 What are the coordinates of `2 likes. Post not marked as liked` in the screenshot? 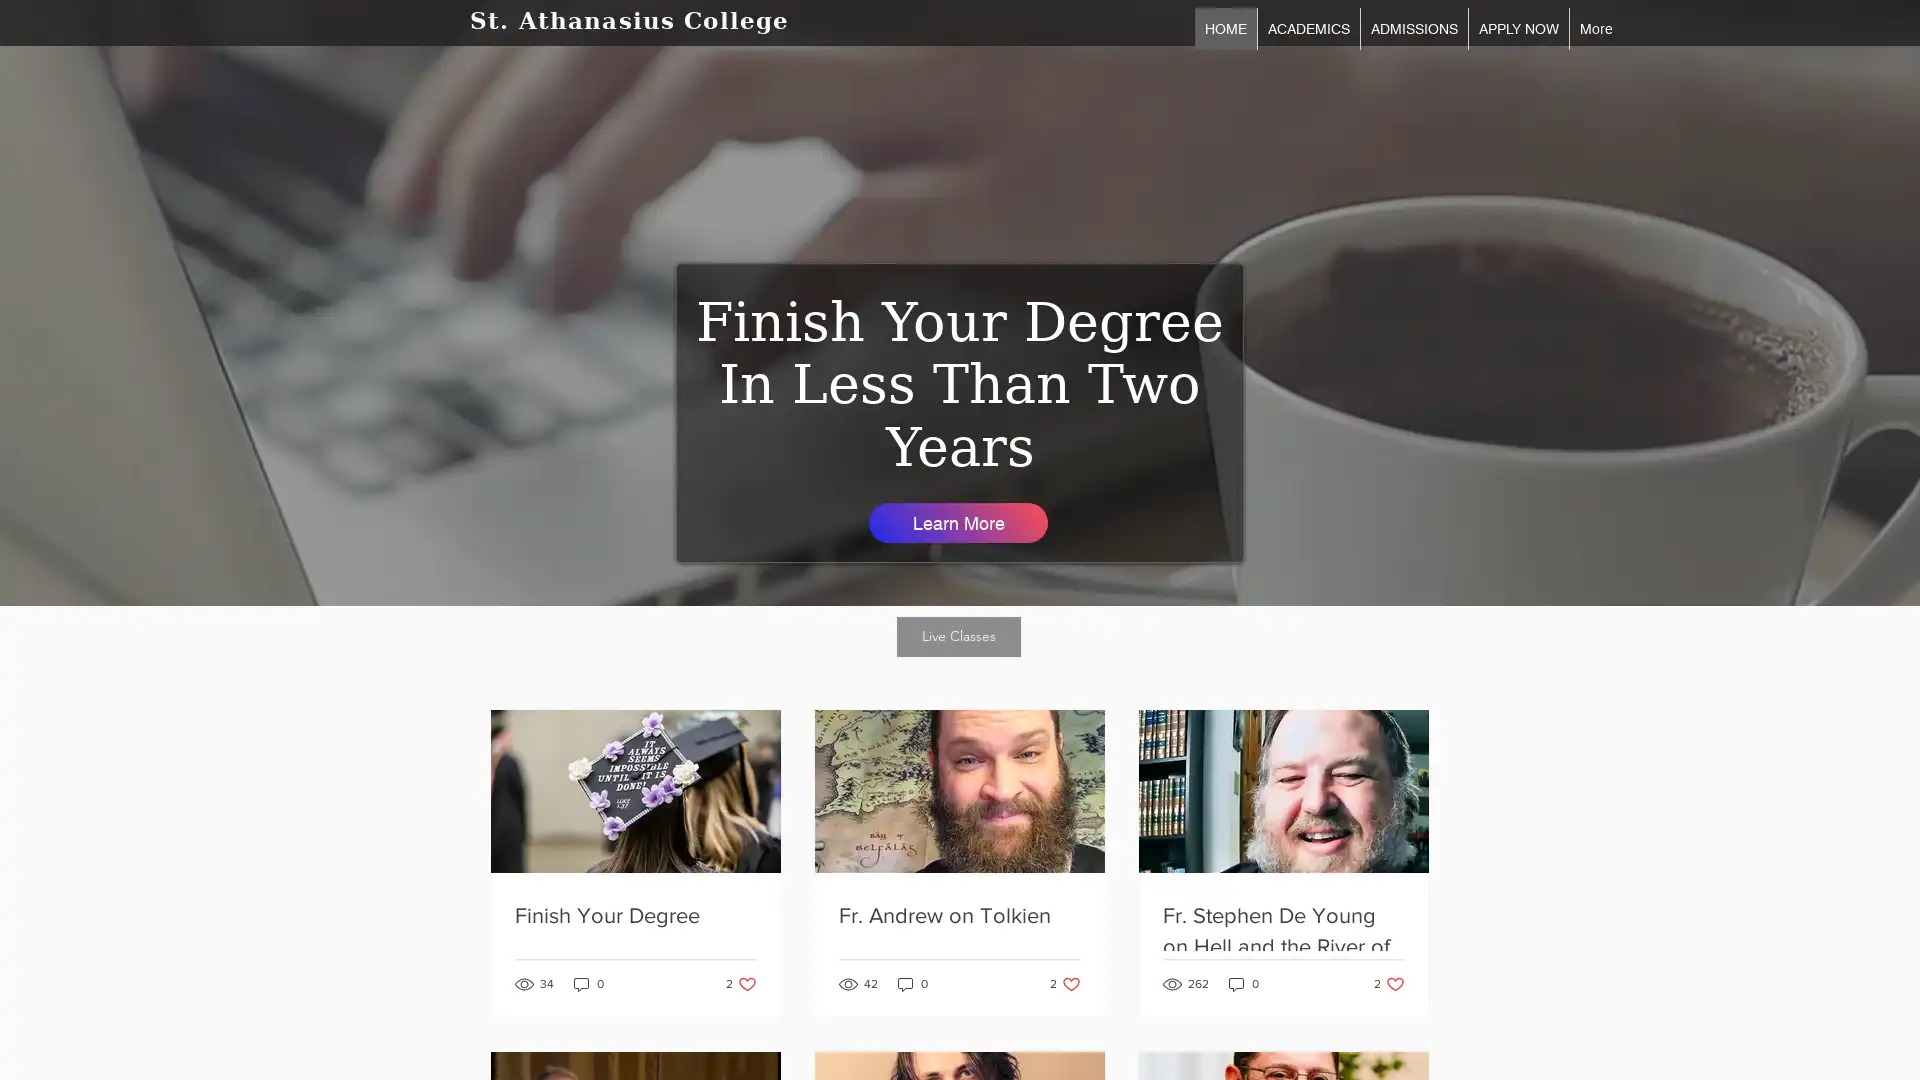 It's located at (1388, 982).